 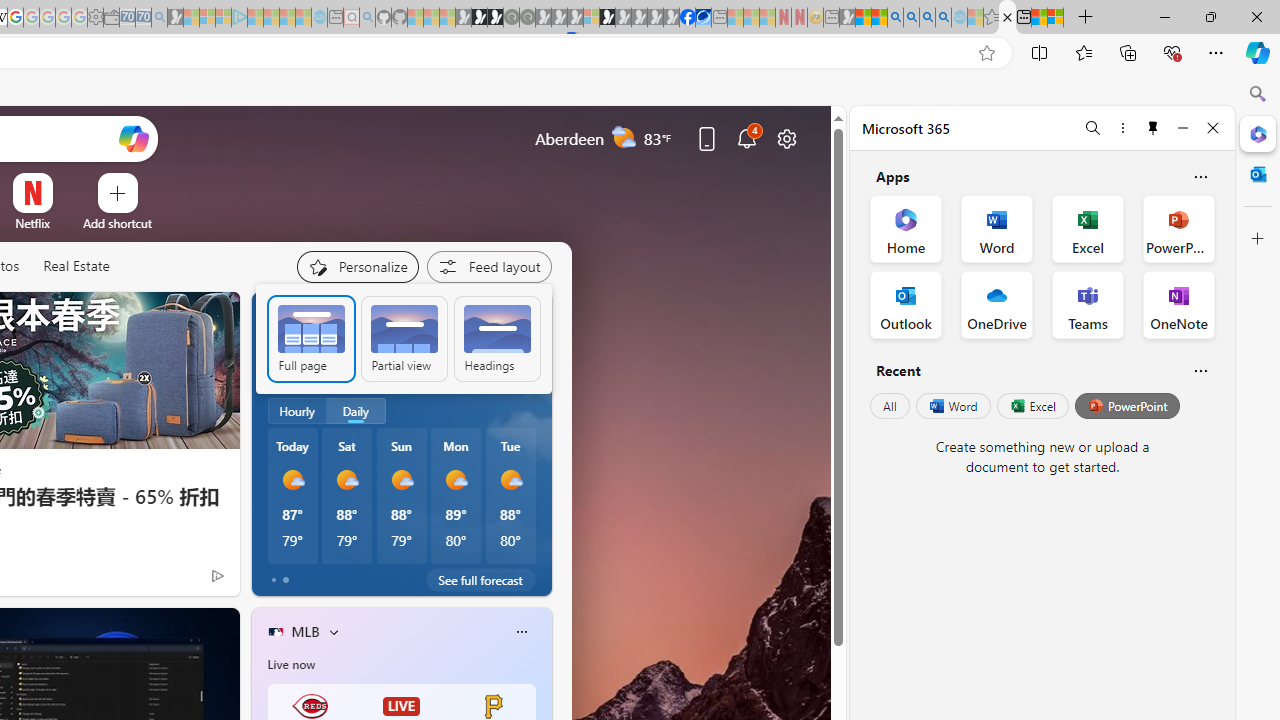 What do you see at coordinates (510, 479) in the screenshot?
I see `'Mostly sunny'` at bounding box center [510, 479].